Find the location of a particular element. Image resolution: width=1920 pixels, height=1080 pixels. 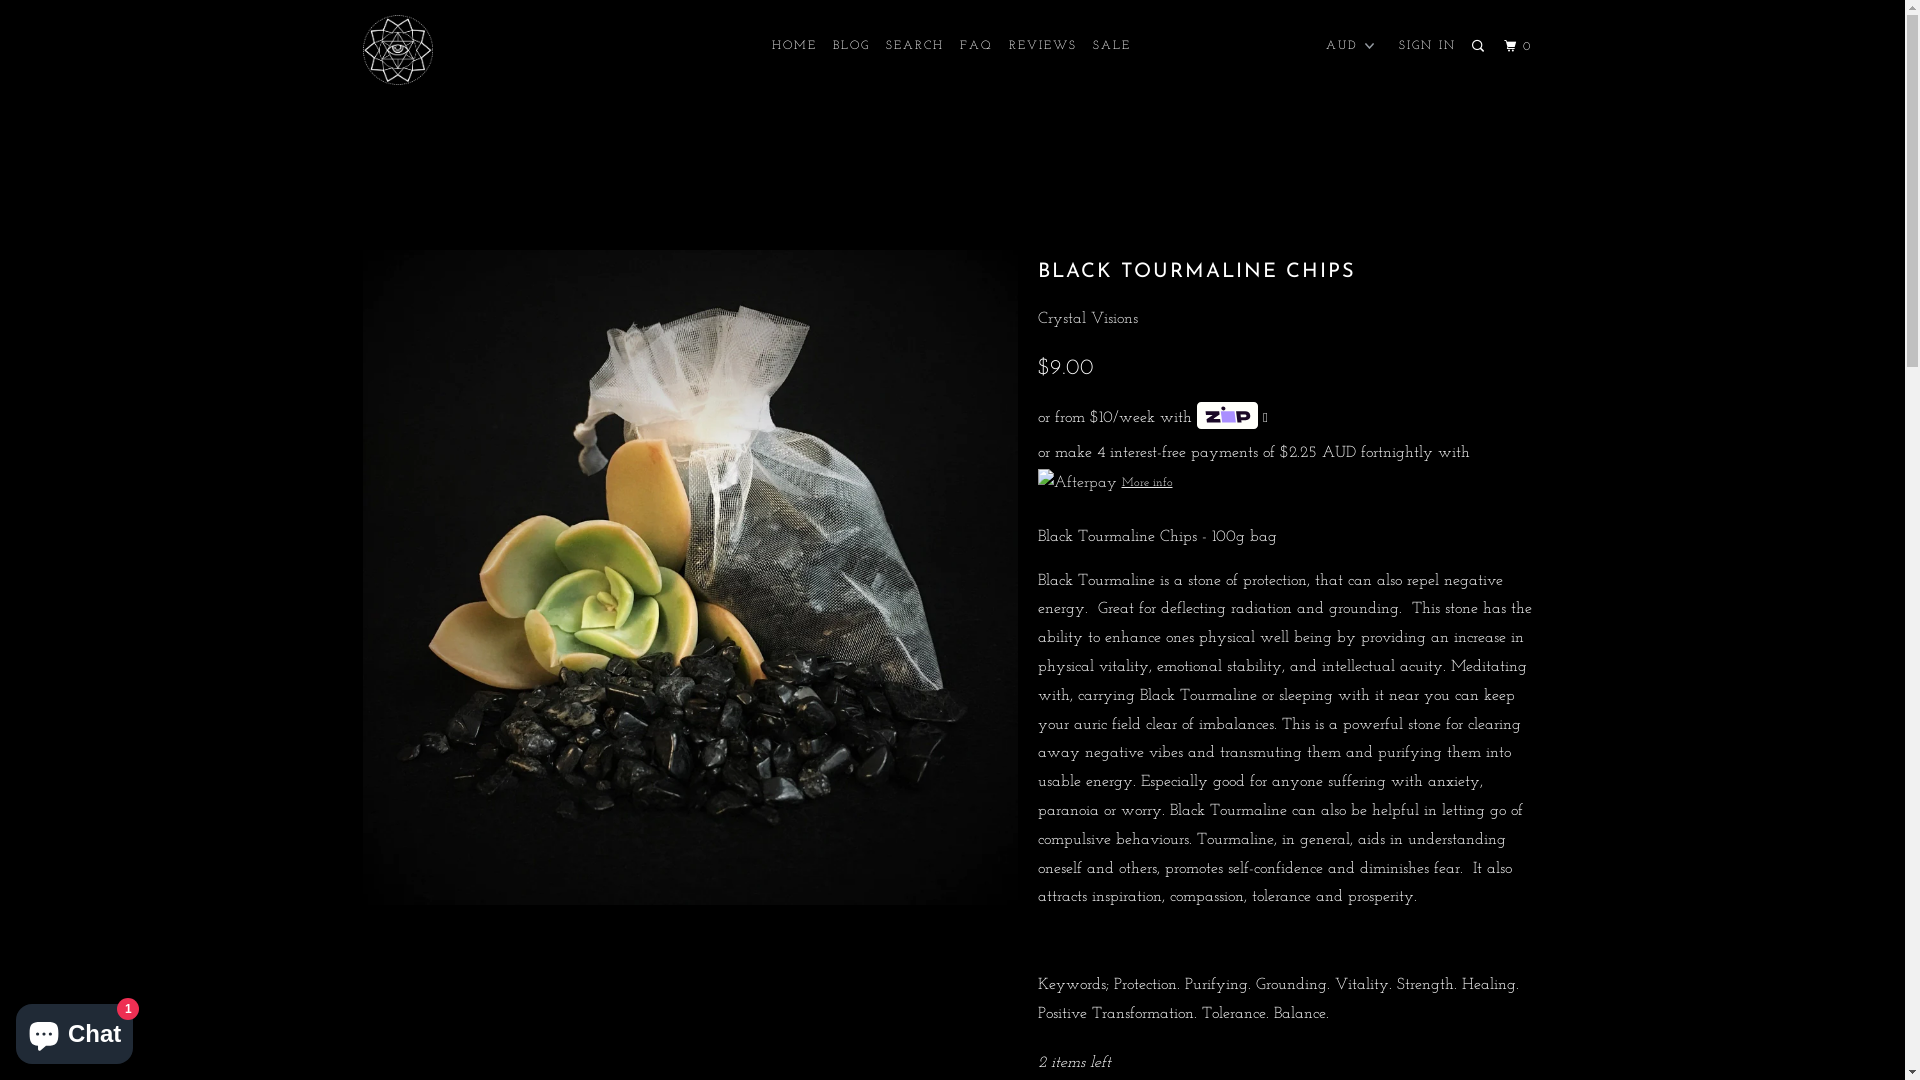

'REVIEWS' is located at coordinates (1041, 45).